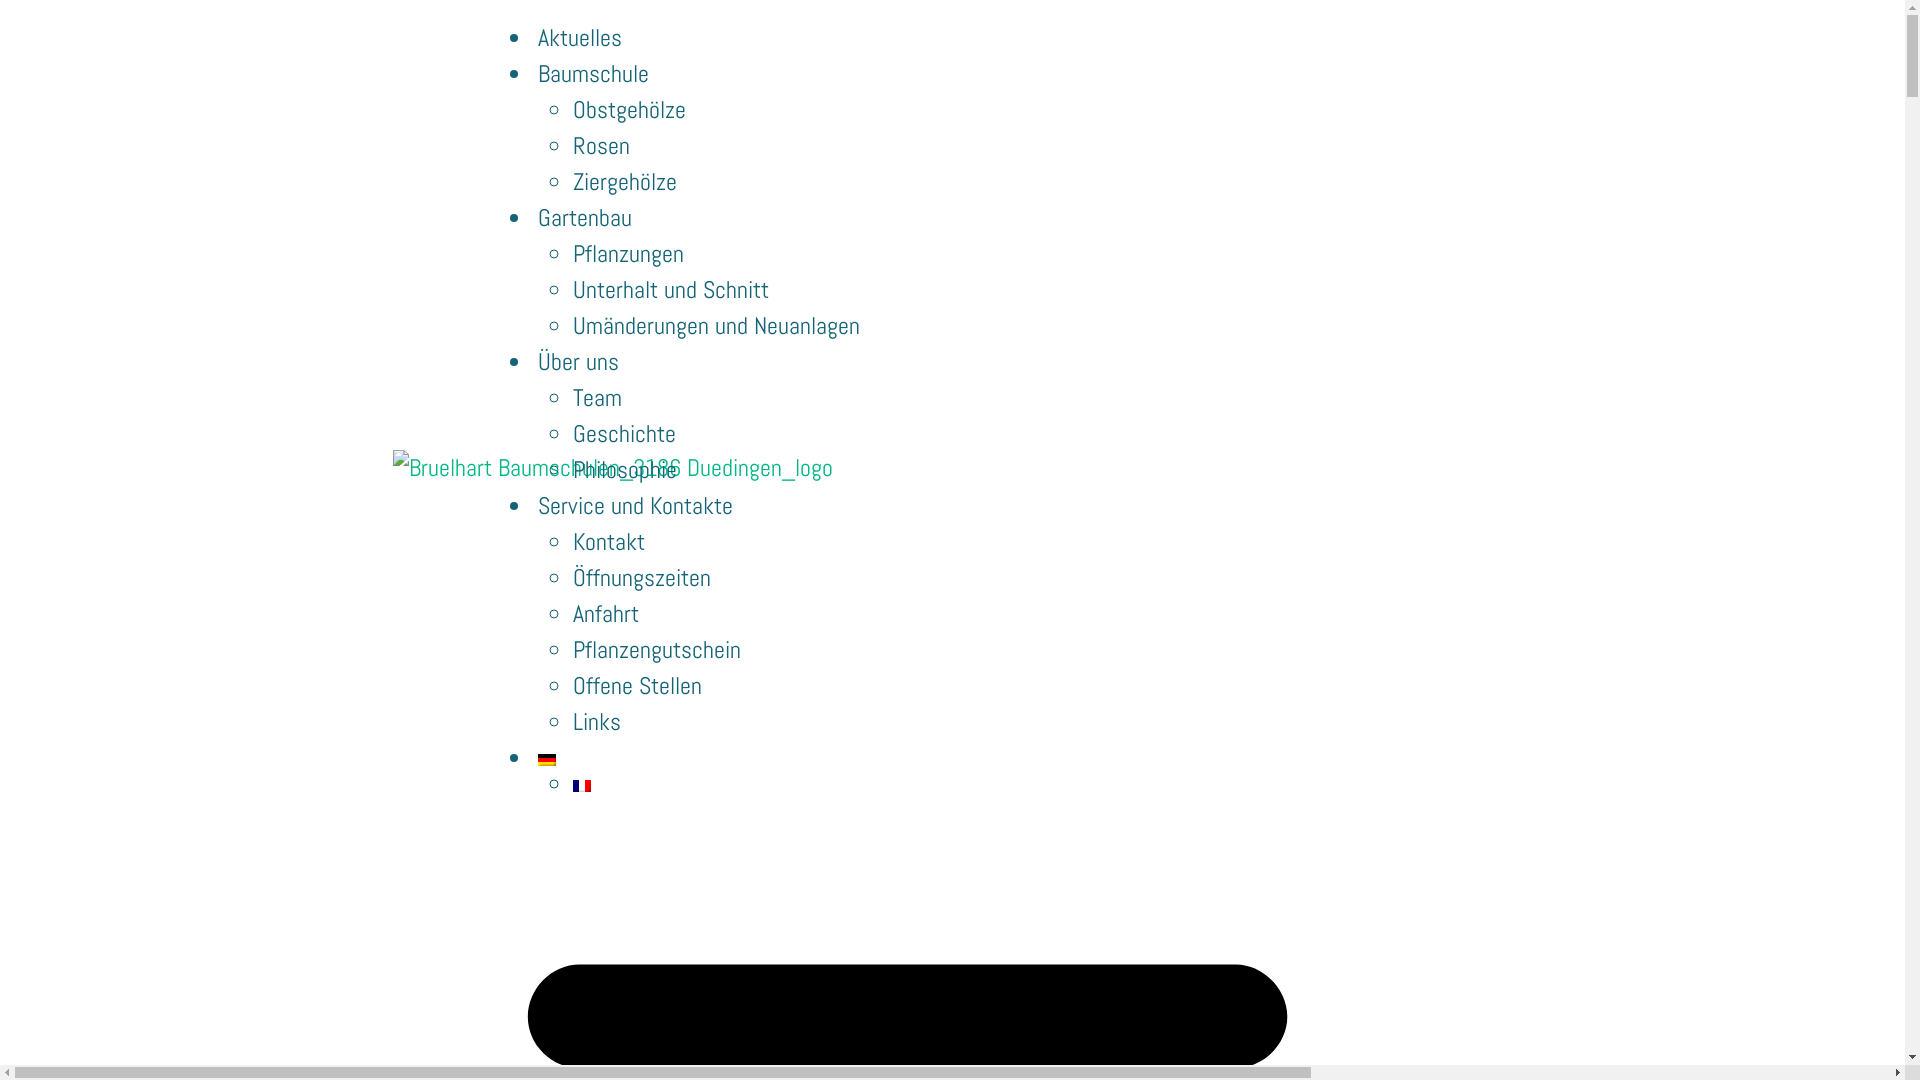  Describe the element at coordinates (571, 432) in the screenshot. I see `'Geschichte'` at that location.